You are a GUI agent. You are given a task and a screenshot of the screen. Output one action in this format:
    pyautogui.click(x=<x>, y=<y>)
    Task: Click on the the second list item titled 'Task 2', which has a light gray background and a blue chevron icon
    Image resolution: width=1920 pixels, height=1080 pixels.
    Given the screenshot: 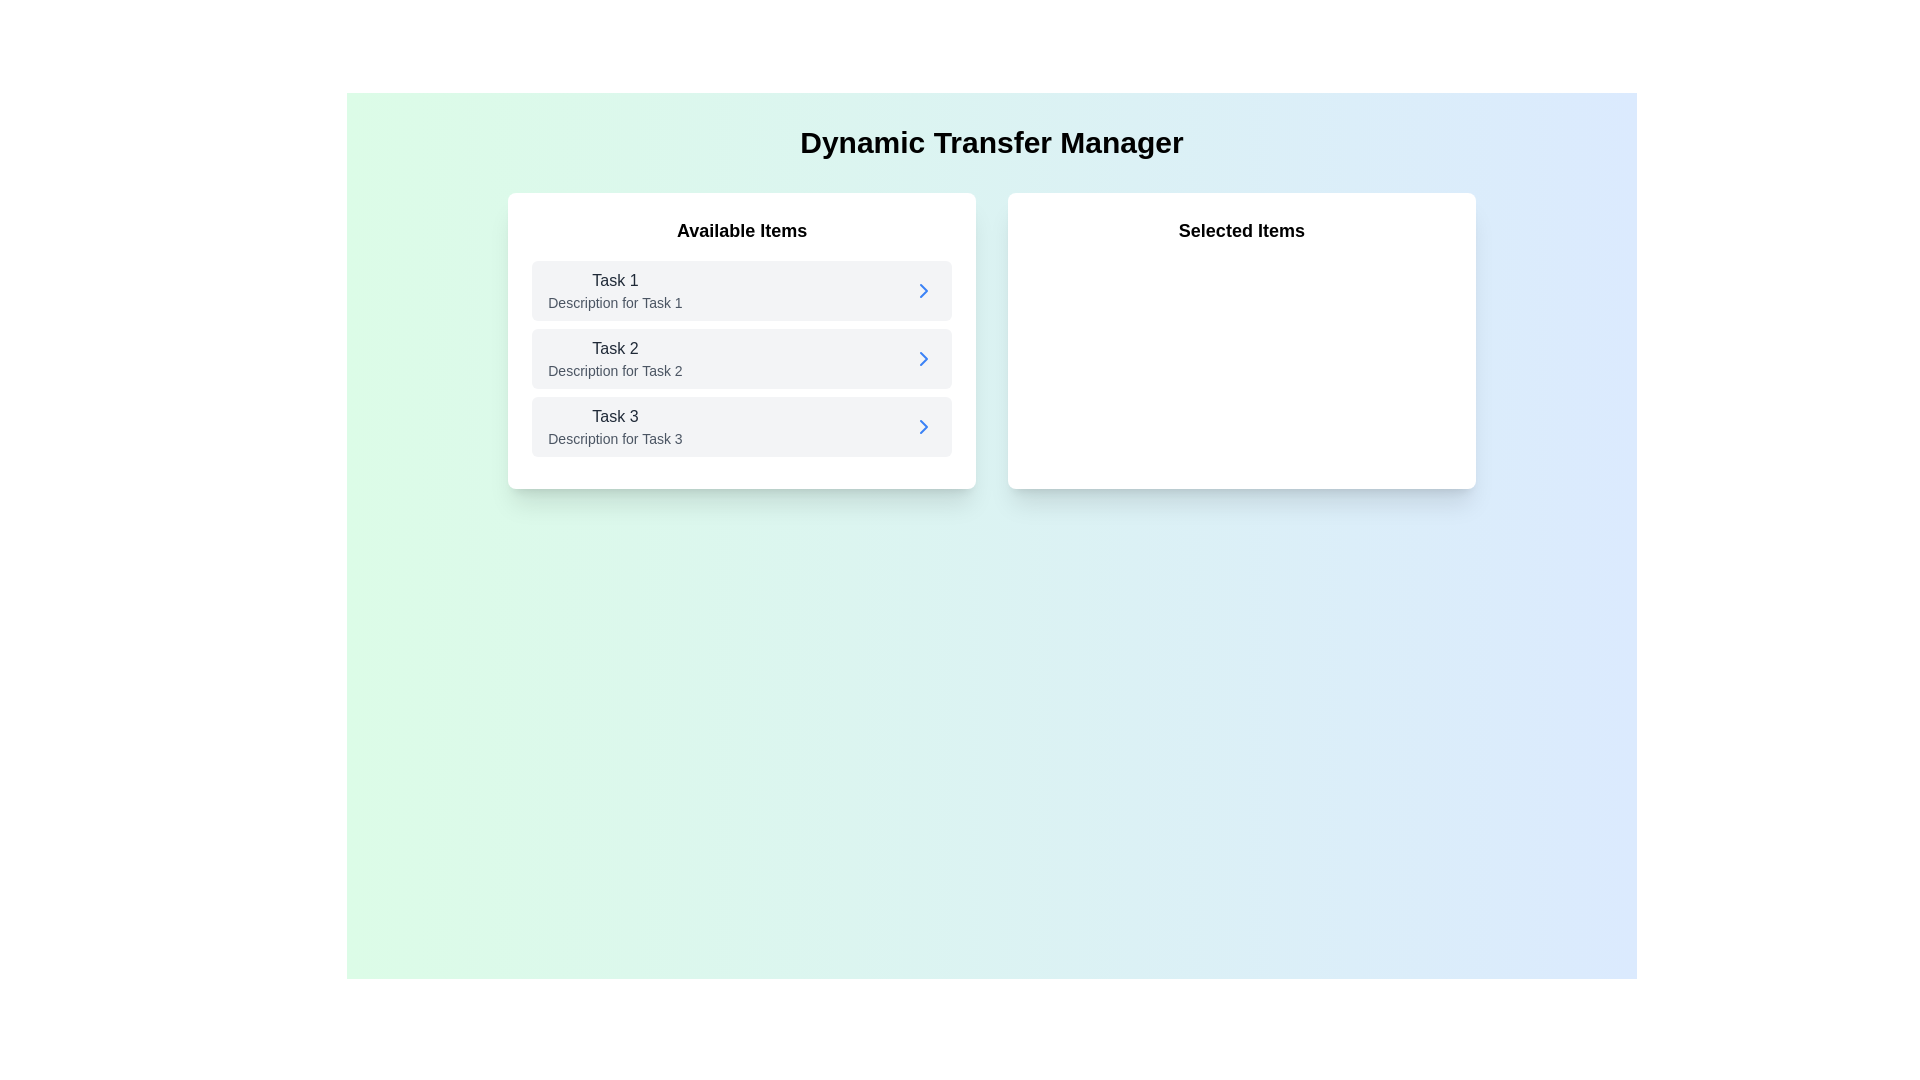 What is the action you would take?
    pyautogui.click(x=741, y=357)
    